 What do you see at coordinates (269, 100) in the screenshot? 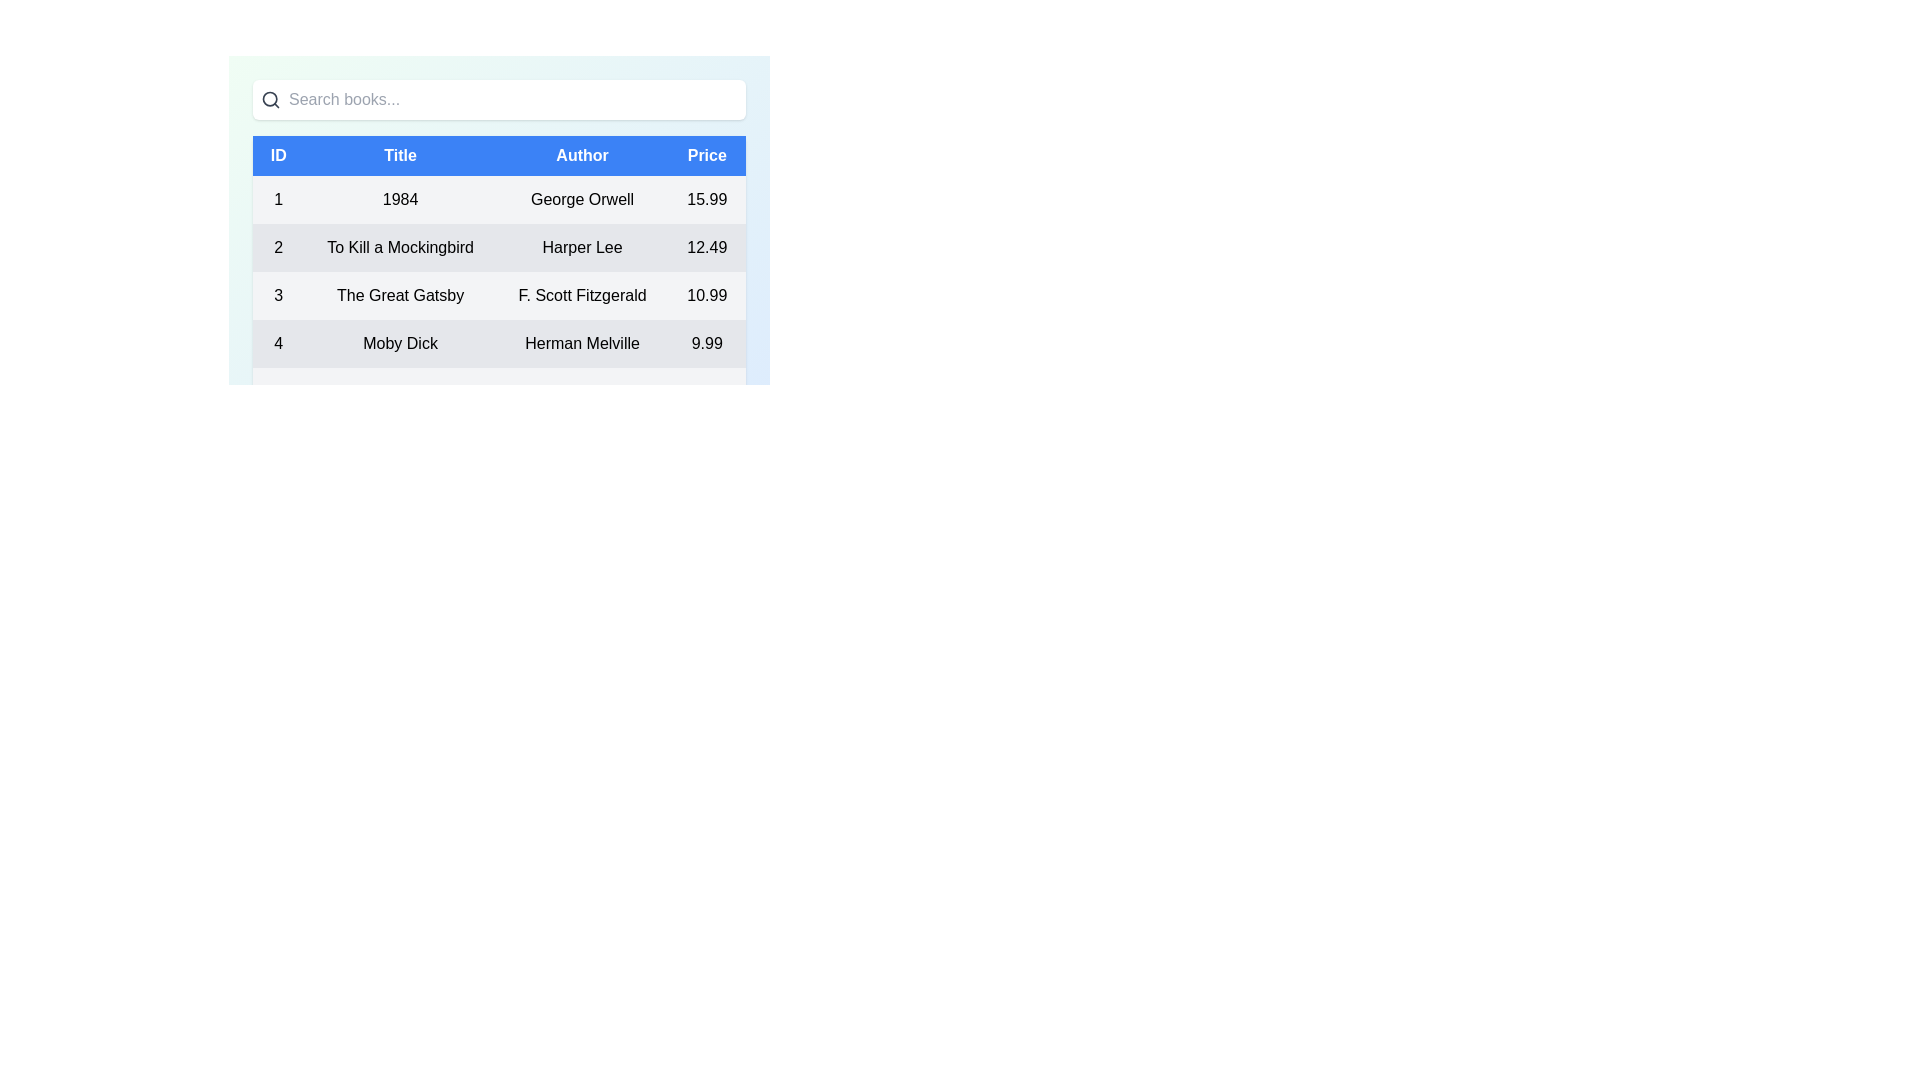
I see `the magnifying glass icon located at the far-left of the horizontal search bar, which is visually designed to indicate the search functionality` at bounding box center [269, 100].